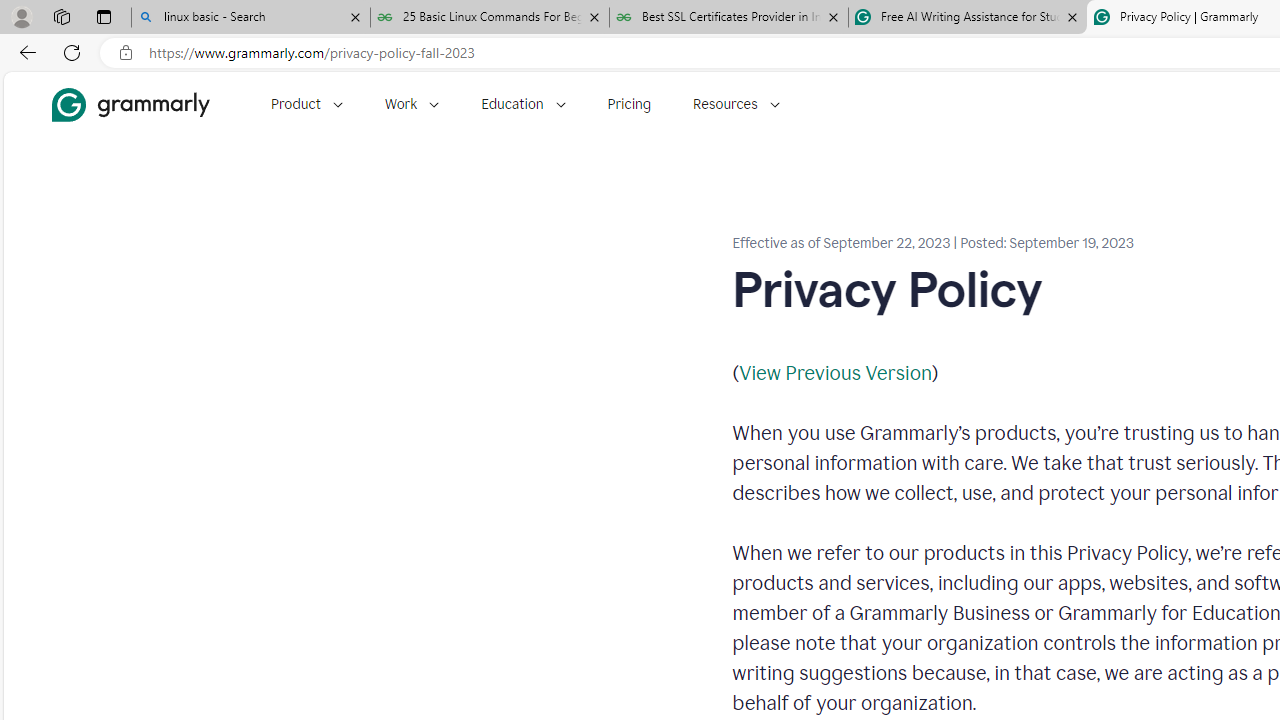 This screenshot has height=720, width=1280. What do you see at coordinates (411, 104) in the screenshot?
I see `'Work'` at bounding box center [411, 104].